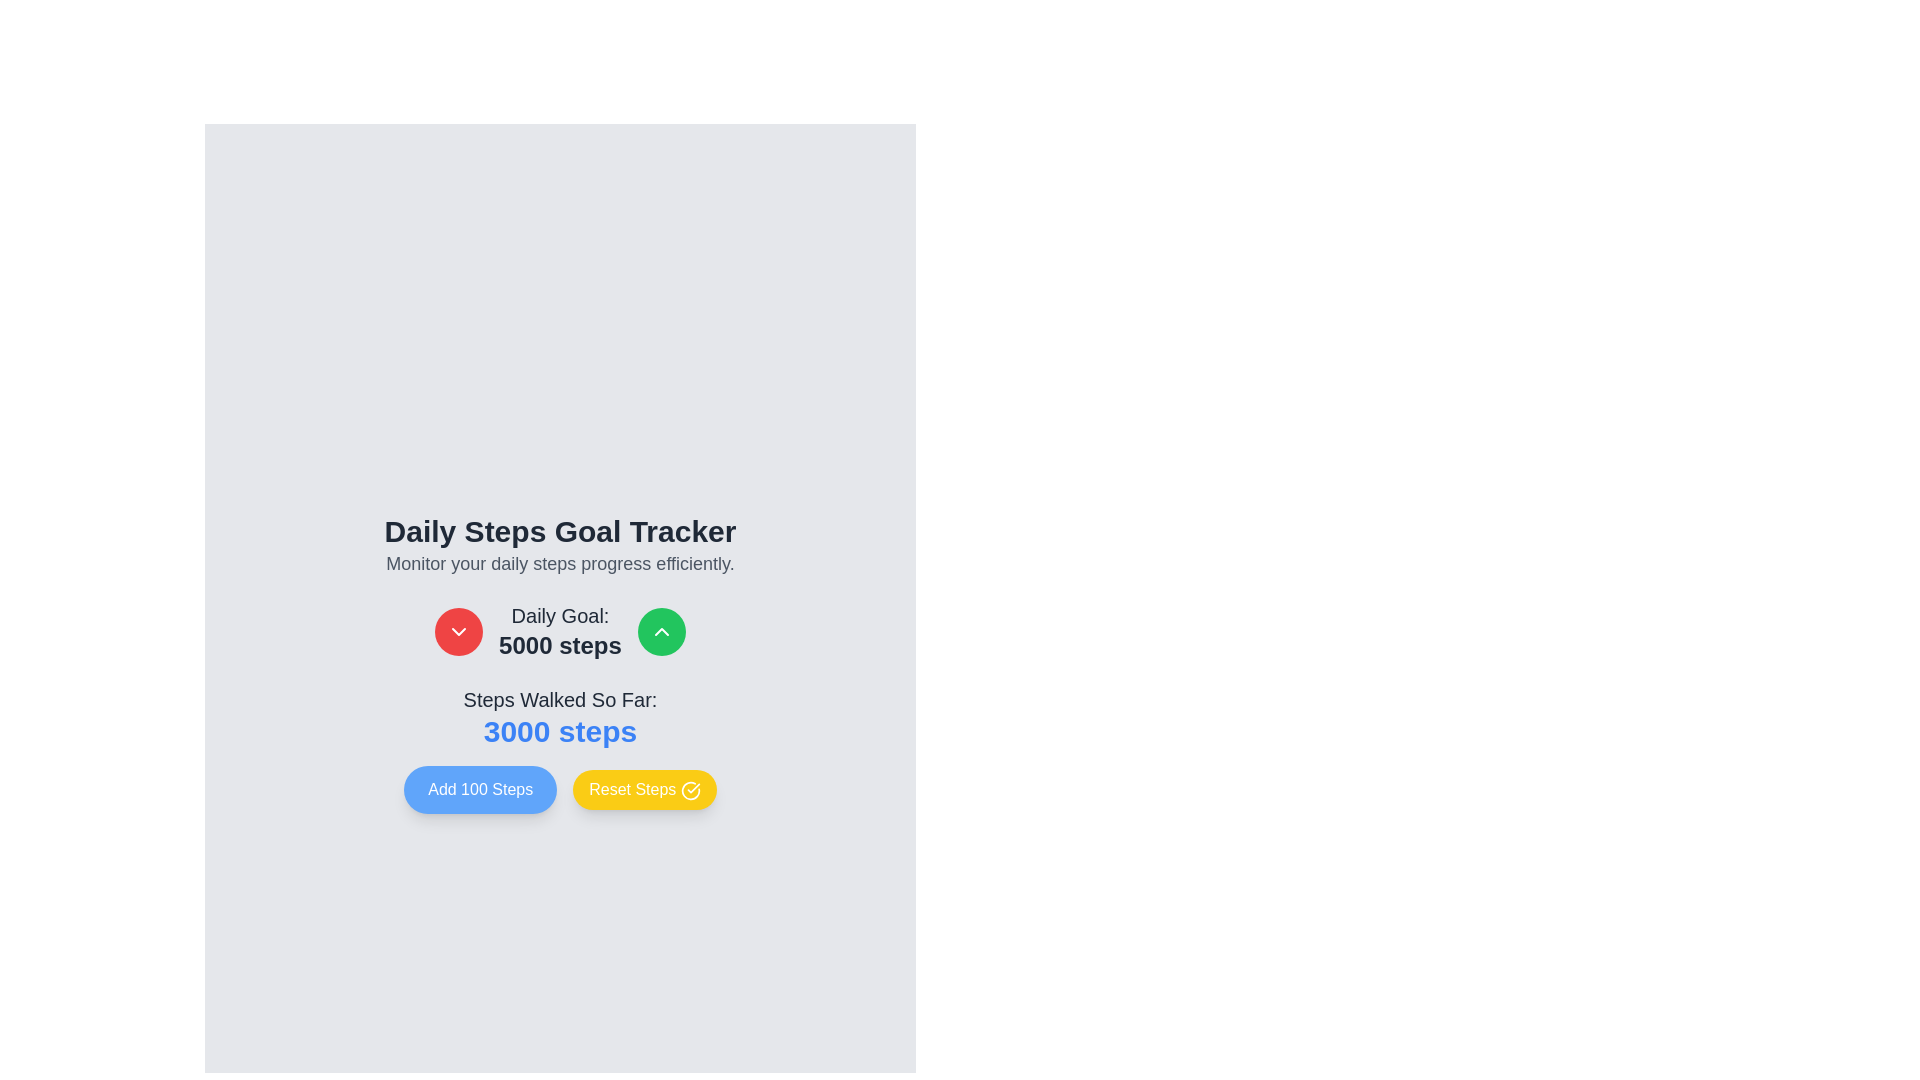 The image size is (1920, 1080). What do you see at coordinates (560, 731) in the screenshot?
I see `the static text display that shows the number of steps taken, located below the 'Steps Walked So Far:' text` at bounding box center [560, 731].